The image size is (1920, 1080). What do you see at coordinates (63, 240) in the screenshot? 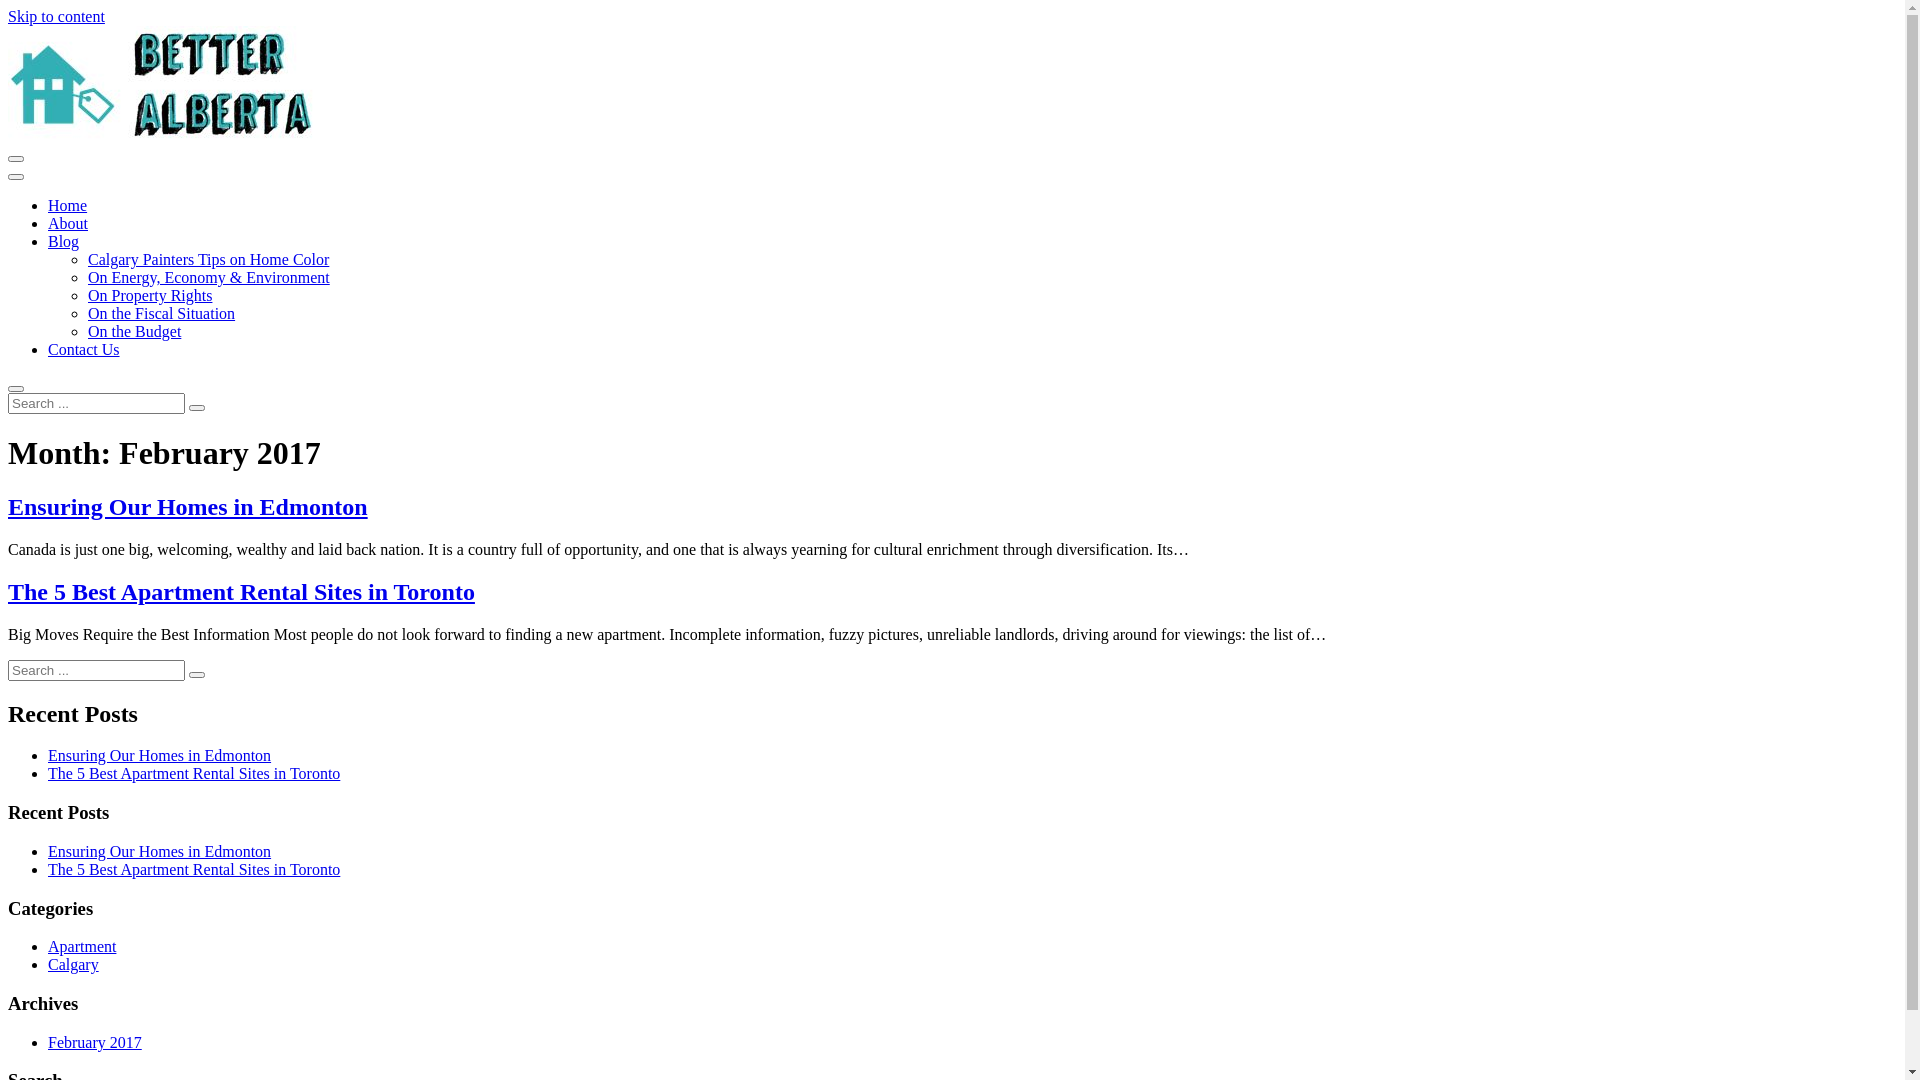
I see `'Blog'` at bounding box center [63, 240].